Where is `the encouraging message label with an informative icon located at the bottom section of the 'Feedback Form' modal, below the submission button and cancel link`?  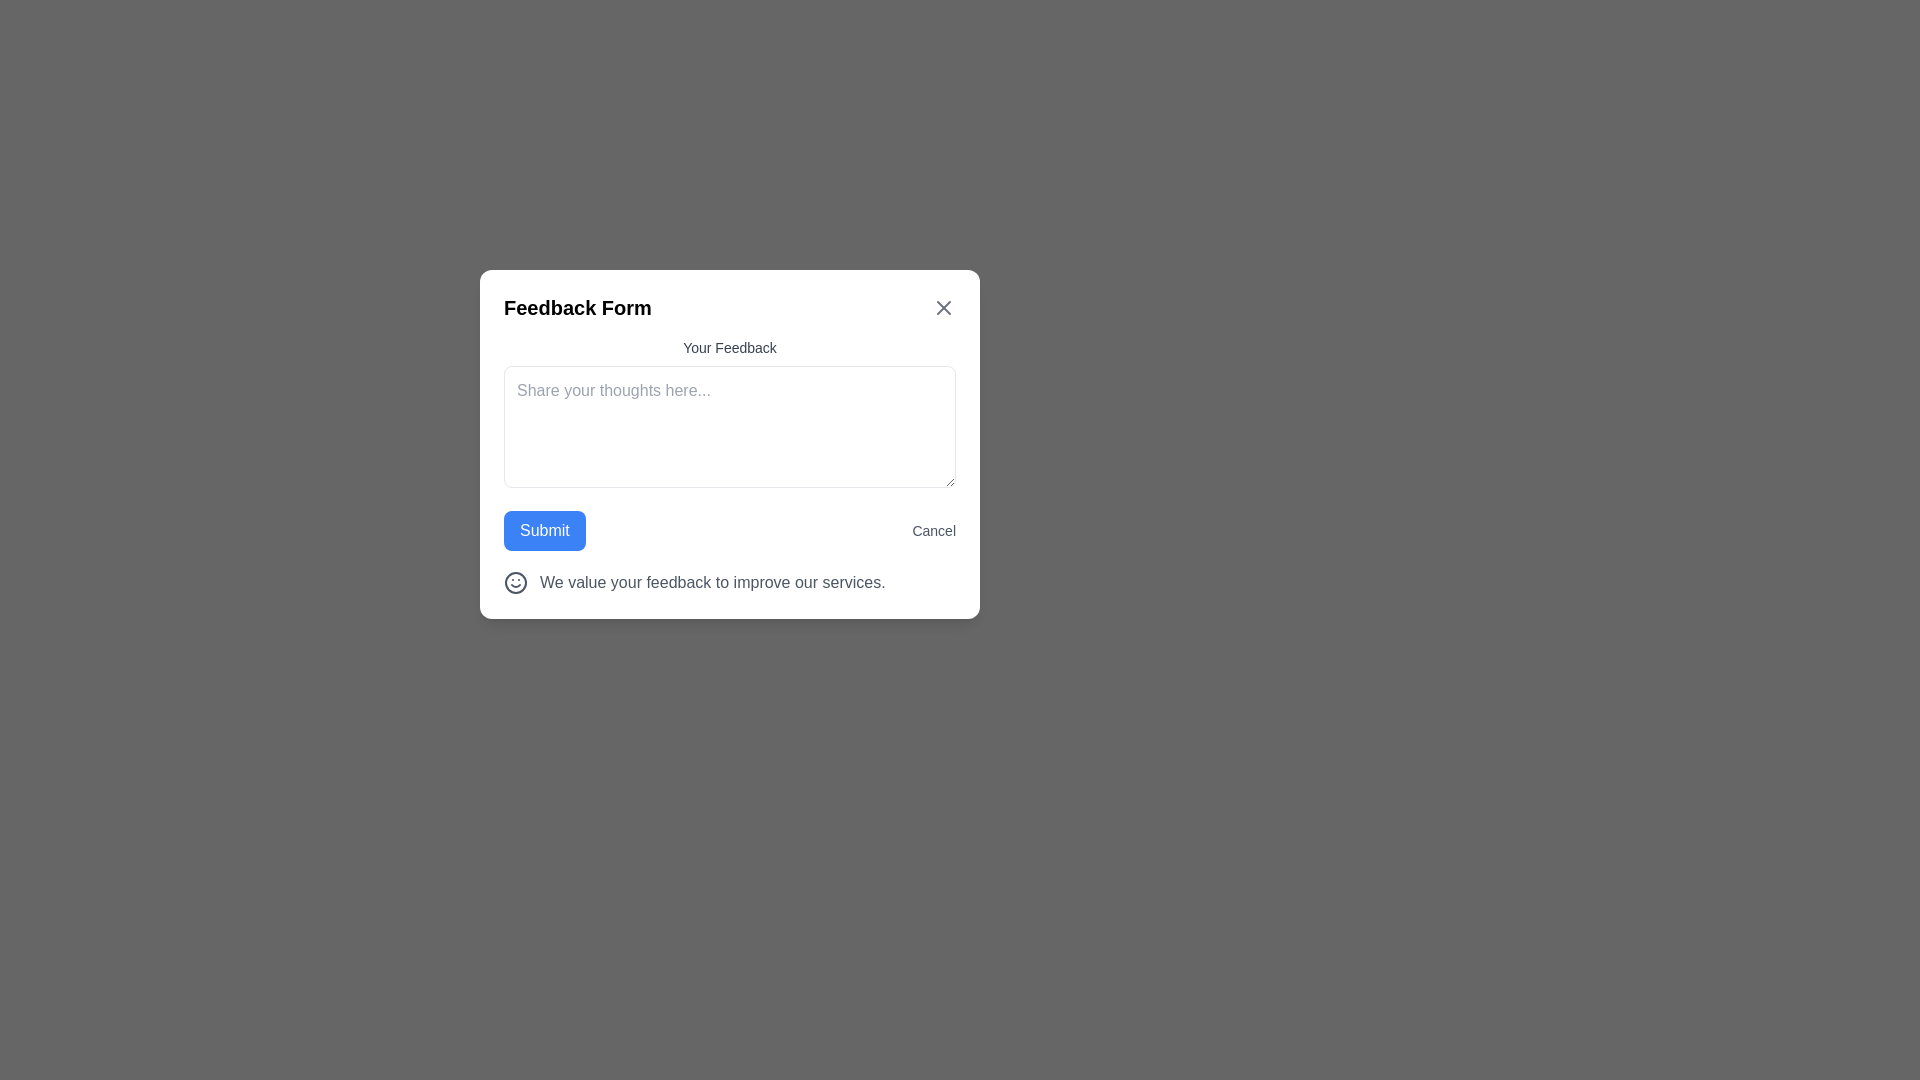
the encouraging message label with an informative icon located at the bottom section of the 'Feedback Form' modal, below the submission button and cancel link is located at coordinates (728, 582).